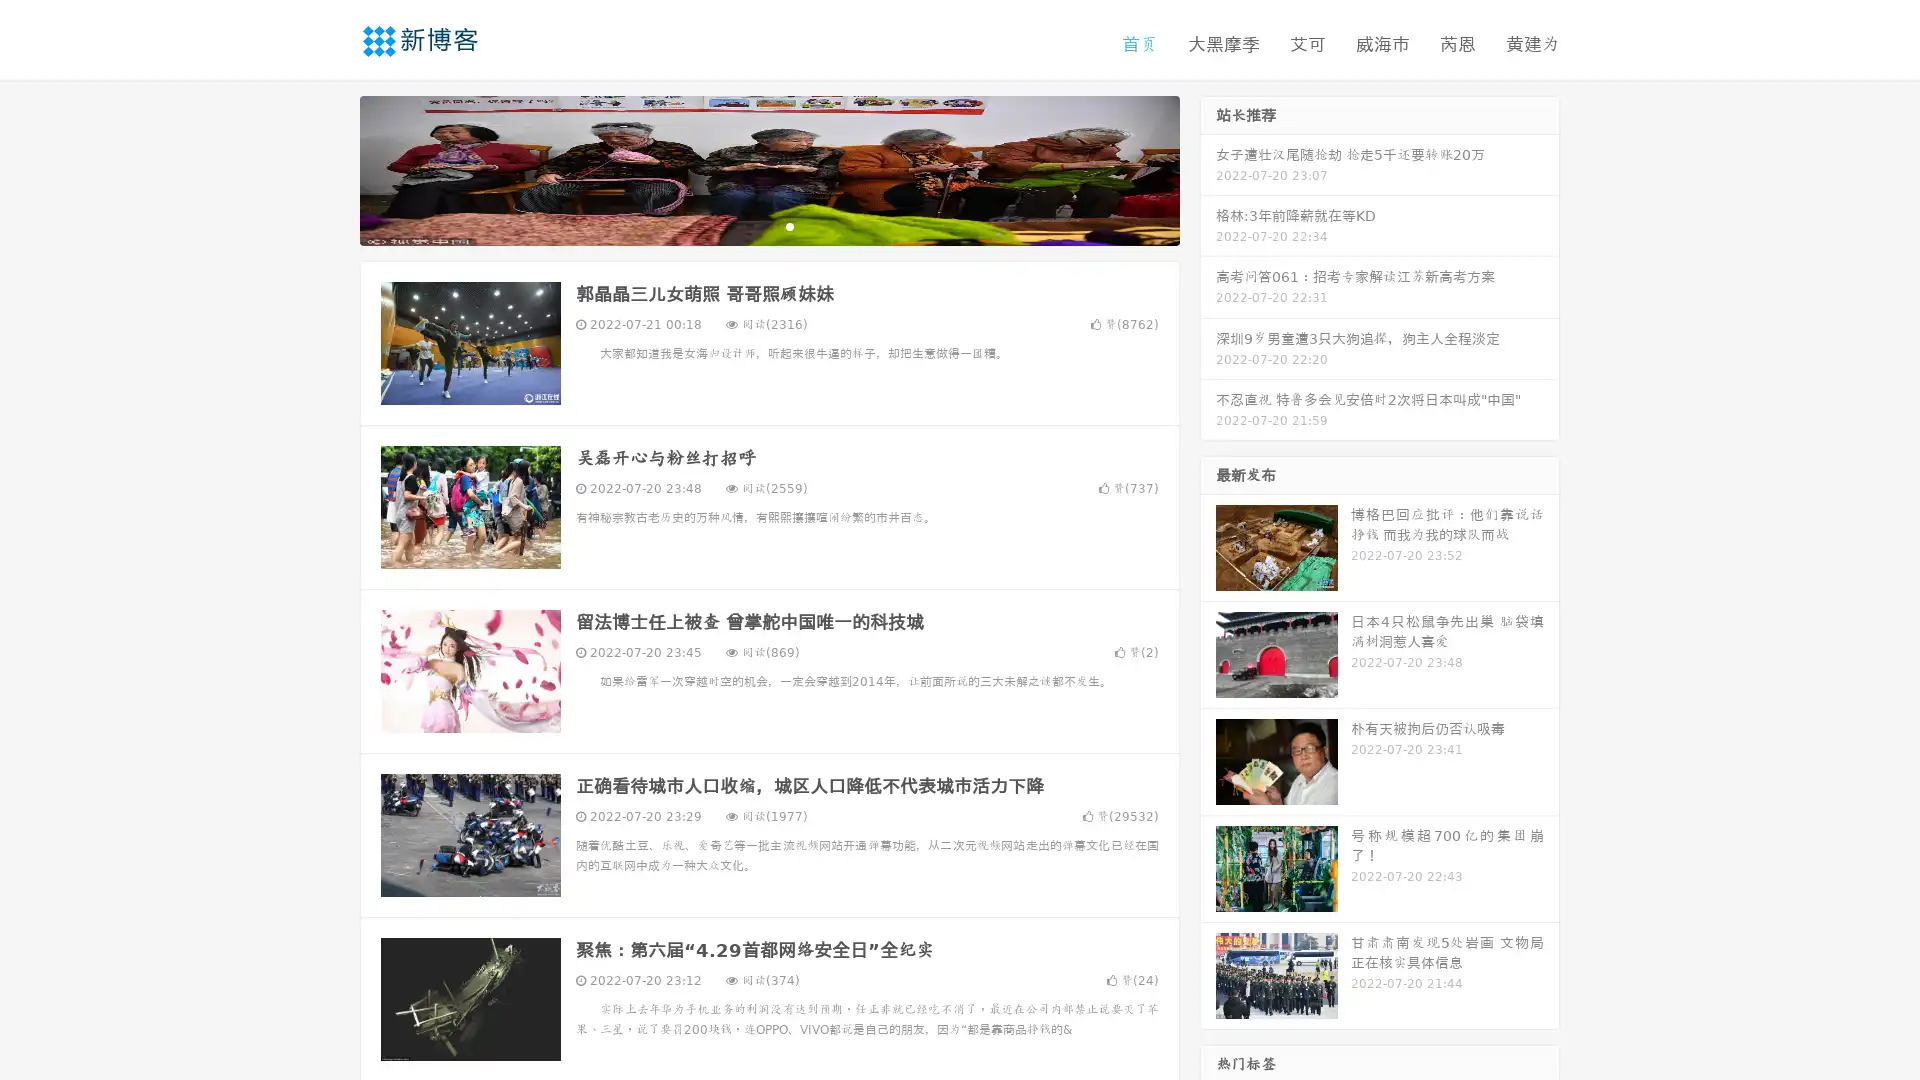 This screenshot has height=1080, width=1920. Describe the element at coordinates (330, 168) in the screenshot. I see `Previous slide` at that location.